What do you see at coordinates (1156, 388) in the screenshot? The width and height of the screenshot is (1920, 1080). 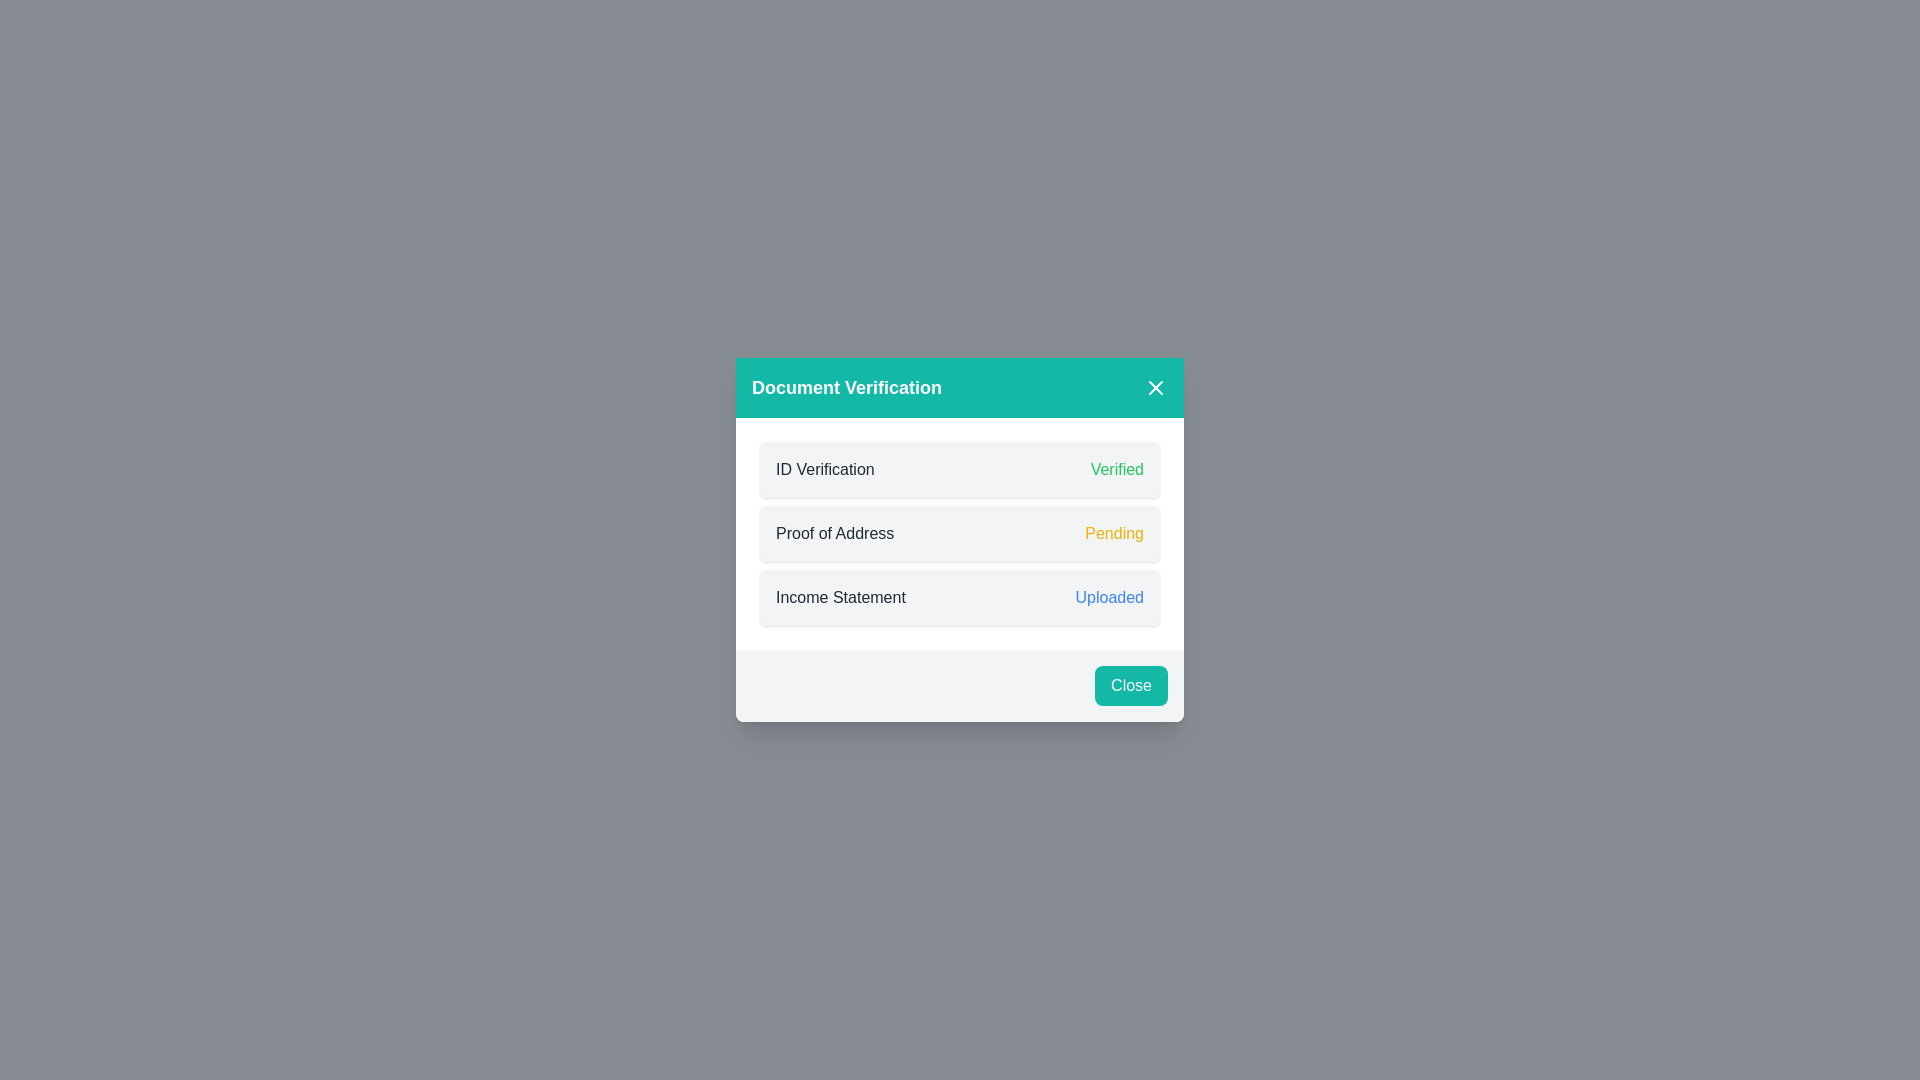 I see `the close button located in the top-right corner of the teal-colored header of the modal, next to the text 'Document Verification'` at bounding box center [1156, 388].